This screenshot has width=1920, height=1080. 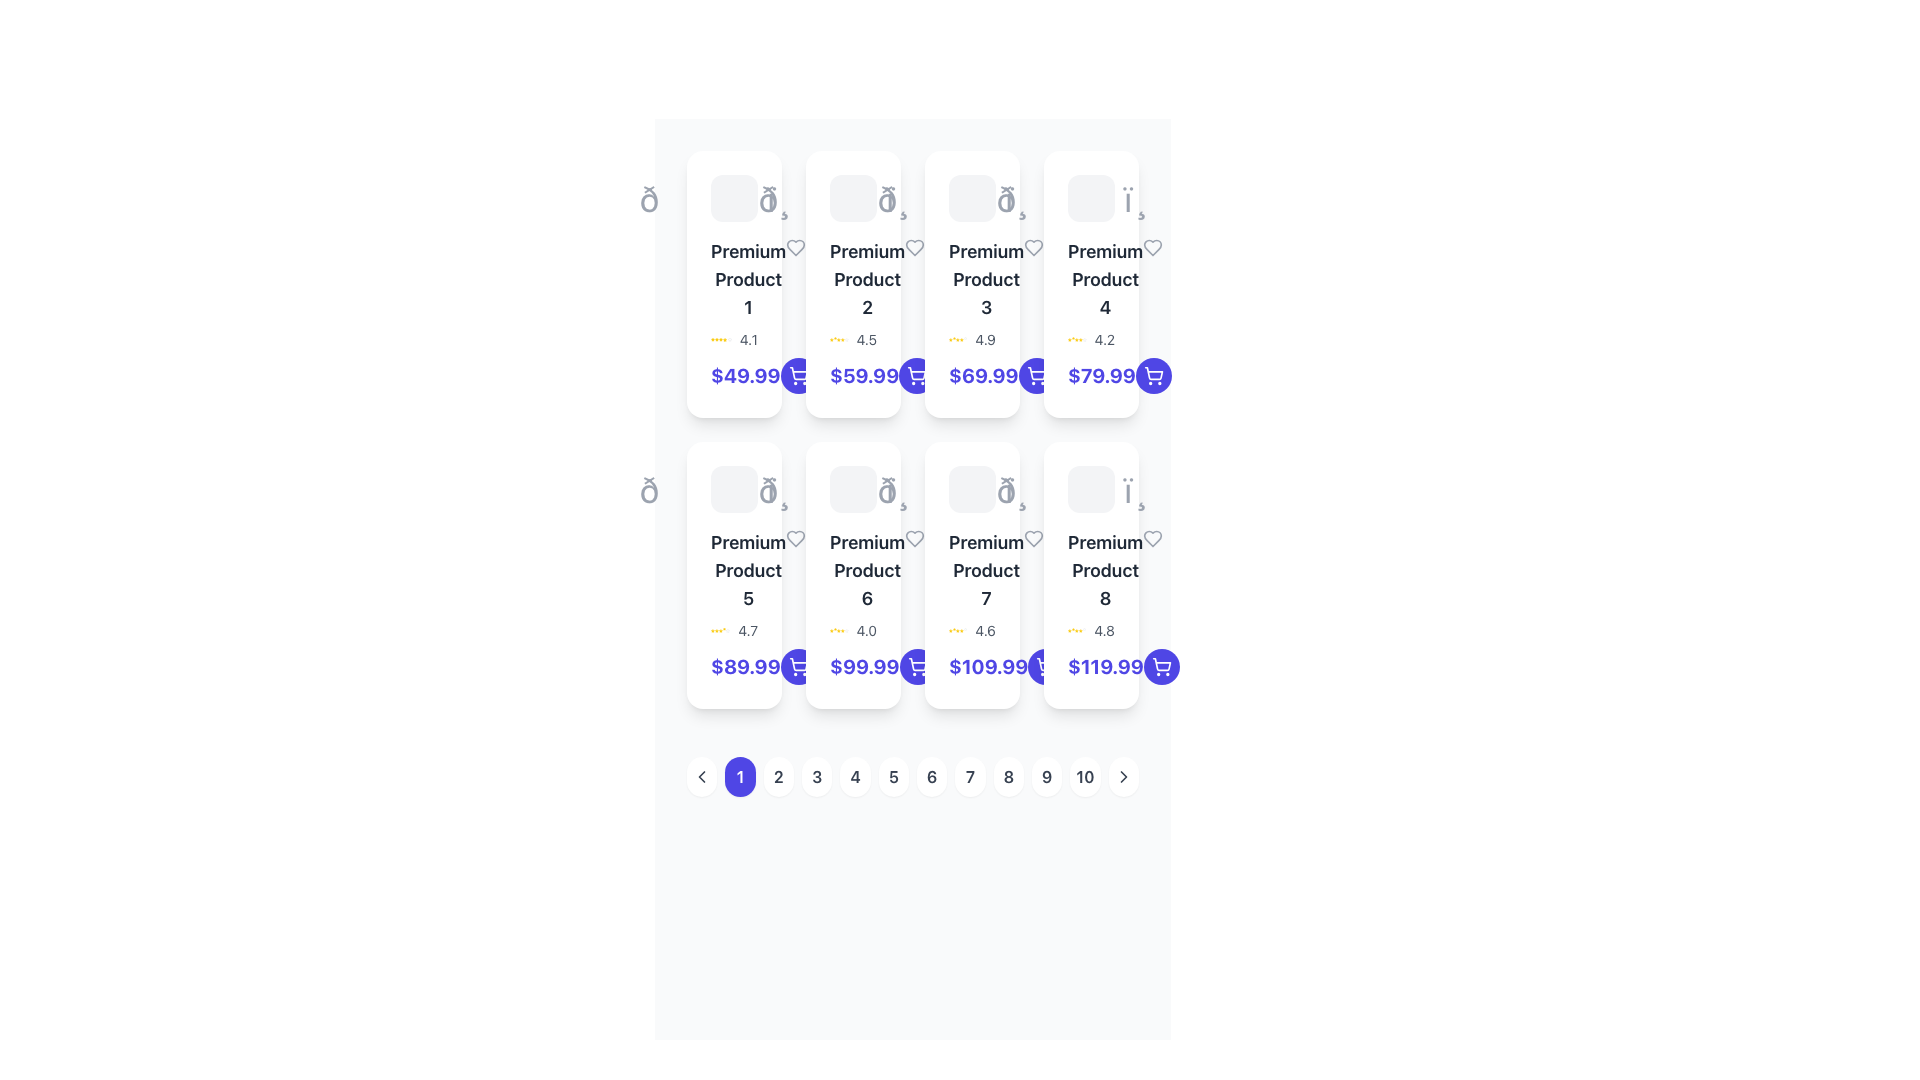 What do you see at coordinates (1153, 375) in the screenshot?
I see `the 'Add to Cart' button for 'Premium Product 4' located at the bottom-right corner of its card` at bounding box center [1153, 375].